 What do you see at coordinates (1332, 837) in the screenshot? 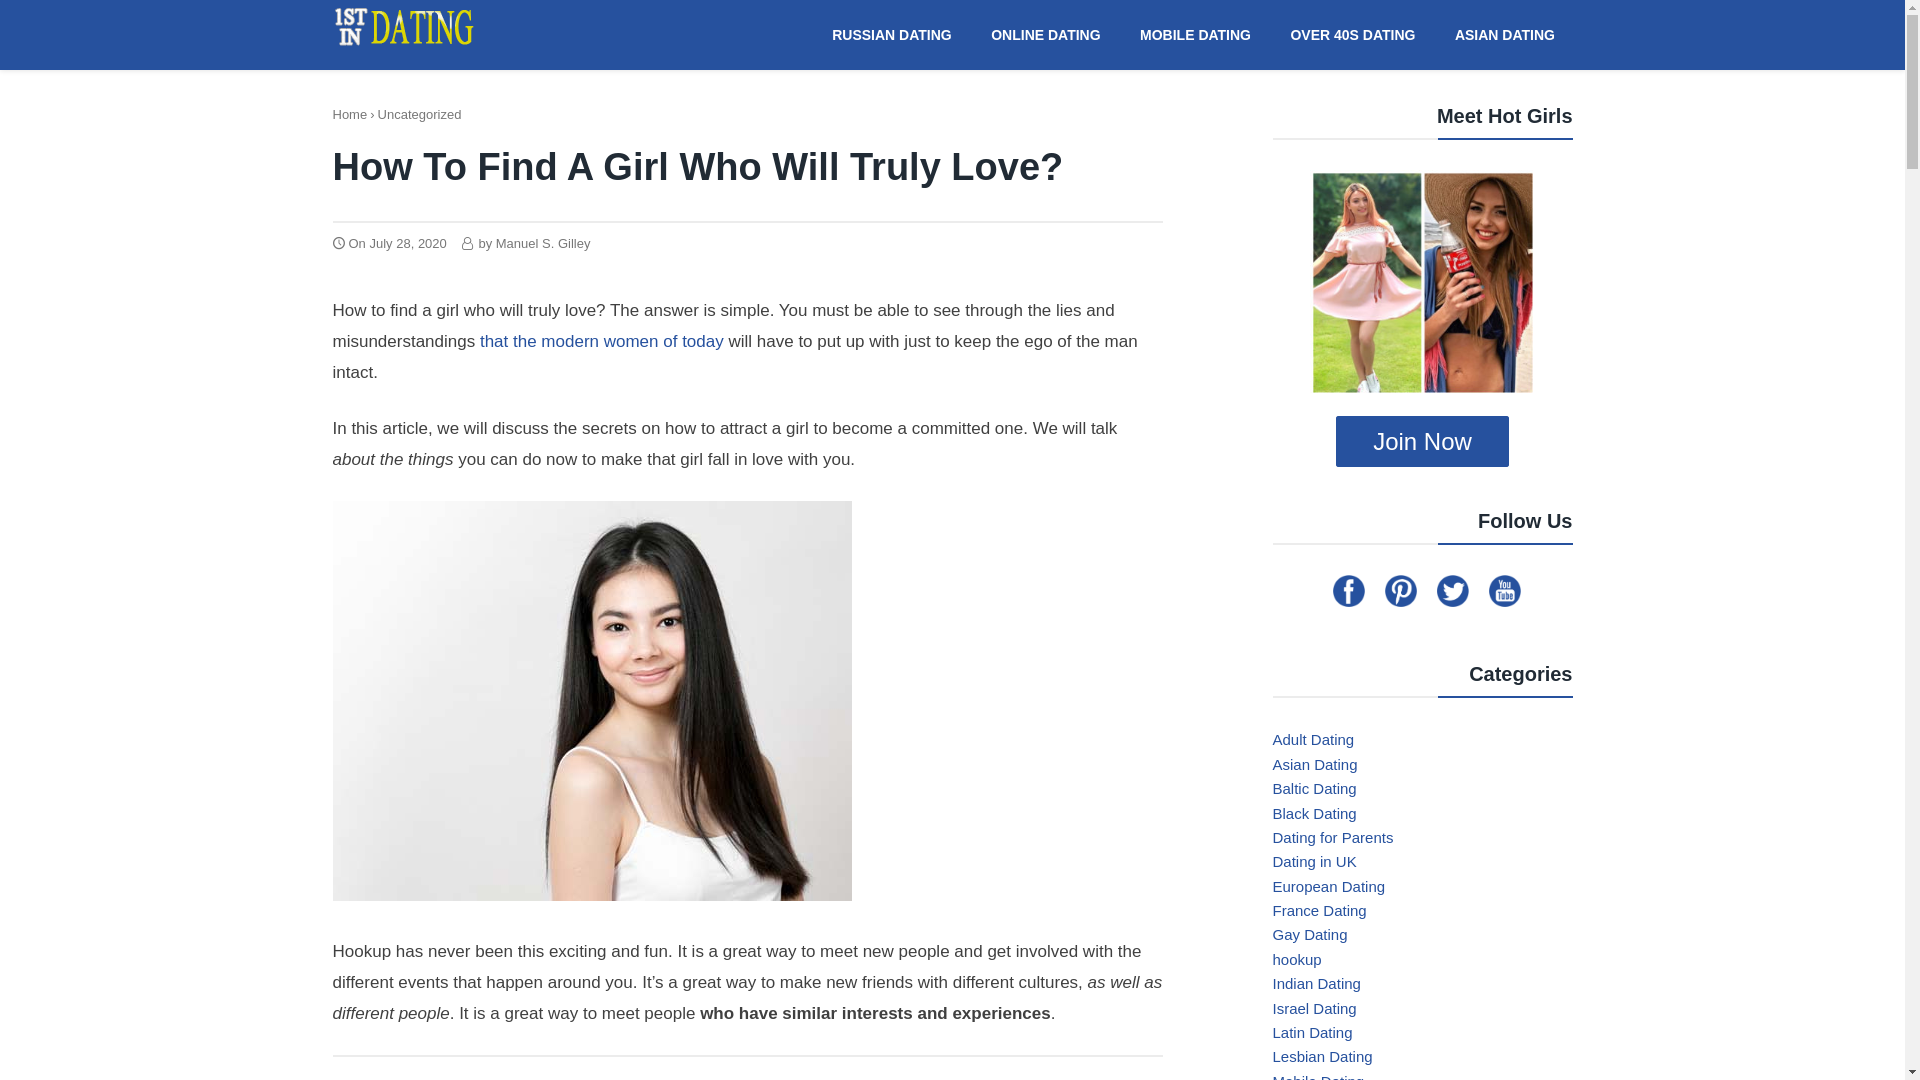
I see `'Dating for Parents'` at bounding box center [1332, 837].